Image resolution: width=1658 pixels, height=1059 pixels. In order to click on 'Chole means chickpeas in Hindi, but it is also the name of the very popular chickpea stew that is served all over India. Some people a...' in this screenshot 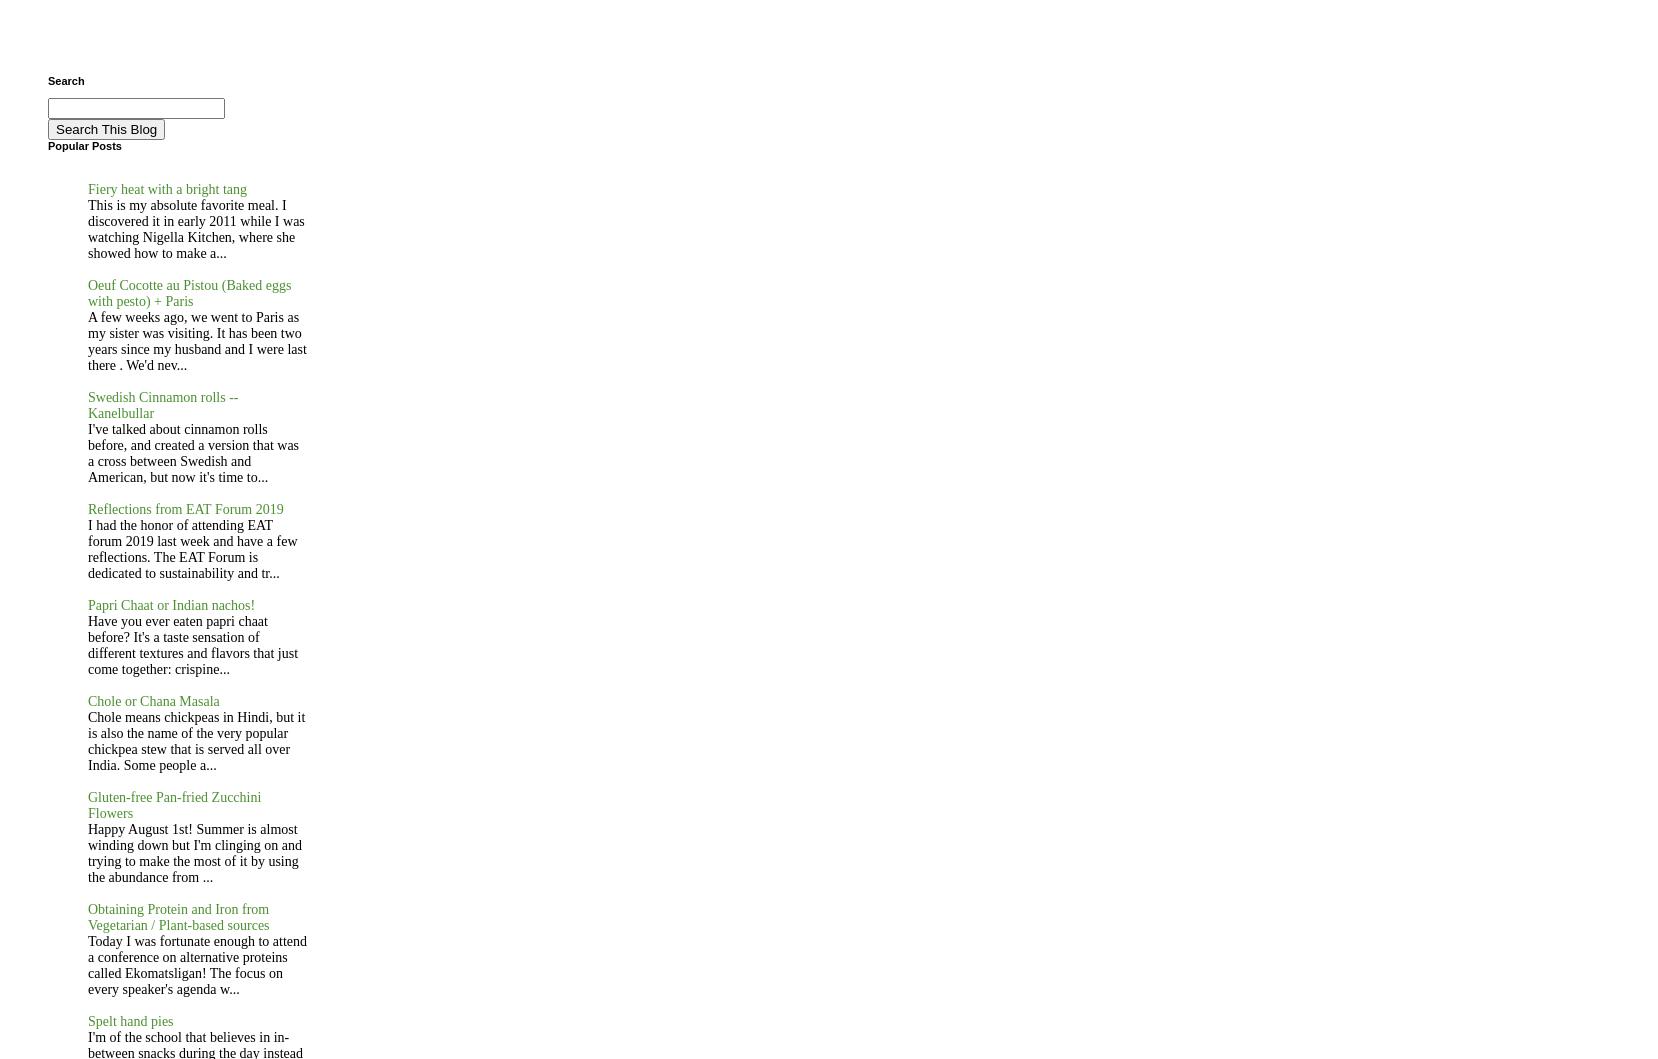, I will do `click(196, 741)`.